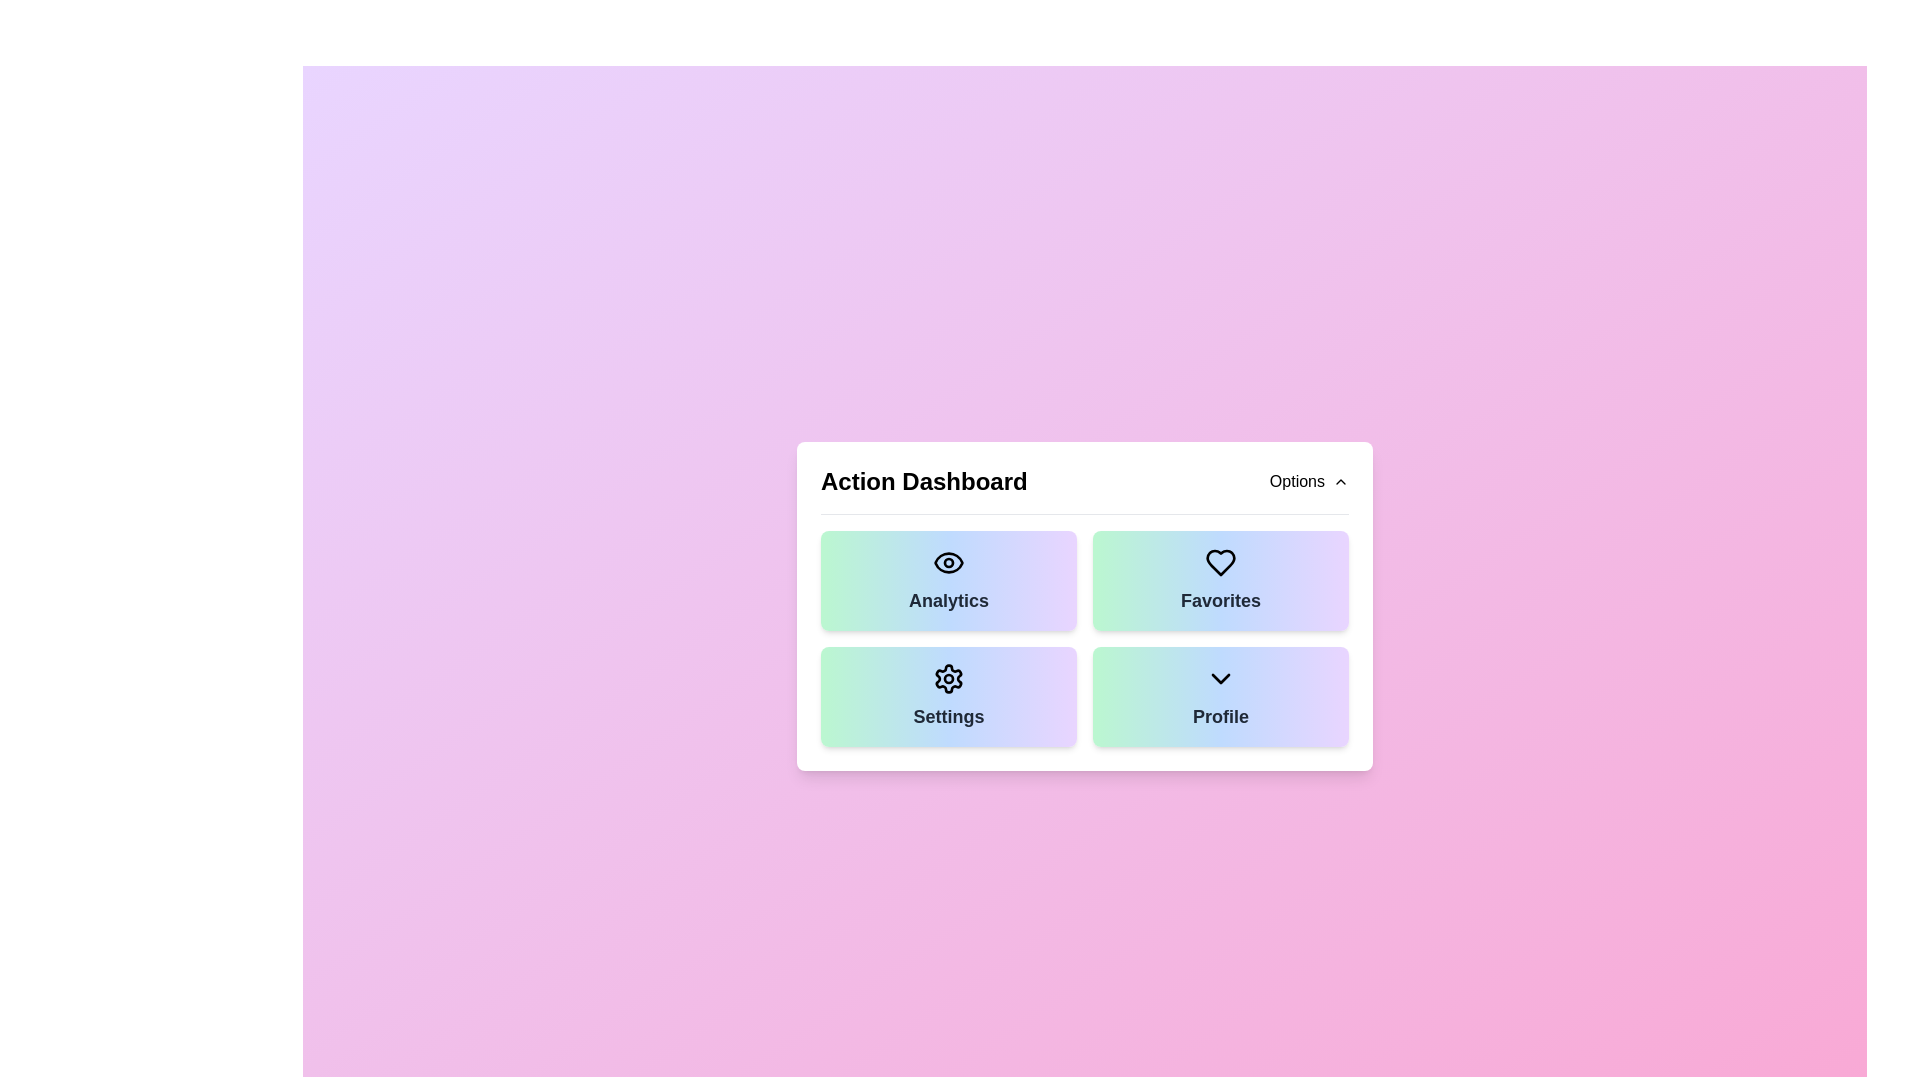 The height and width of the screenshot is (1080, 1920). I want to click on the Dropdown Menu Trigger located in the top-right corner of the Action Dashboard section, so click(1309, 481).